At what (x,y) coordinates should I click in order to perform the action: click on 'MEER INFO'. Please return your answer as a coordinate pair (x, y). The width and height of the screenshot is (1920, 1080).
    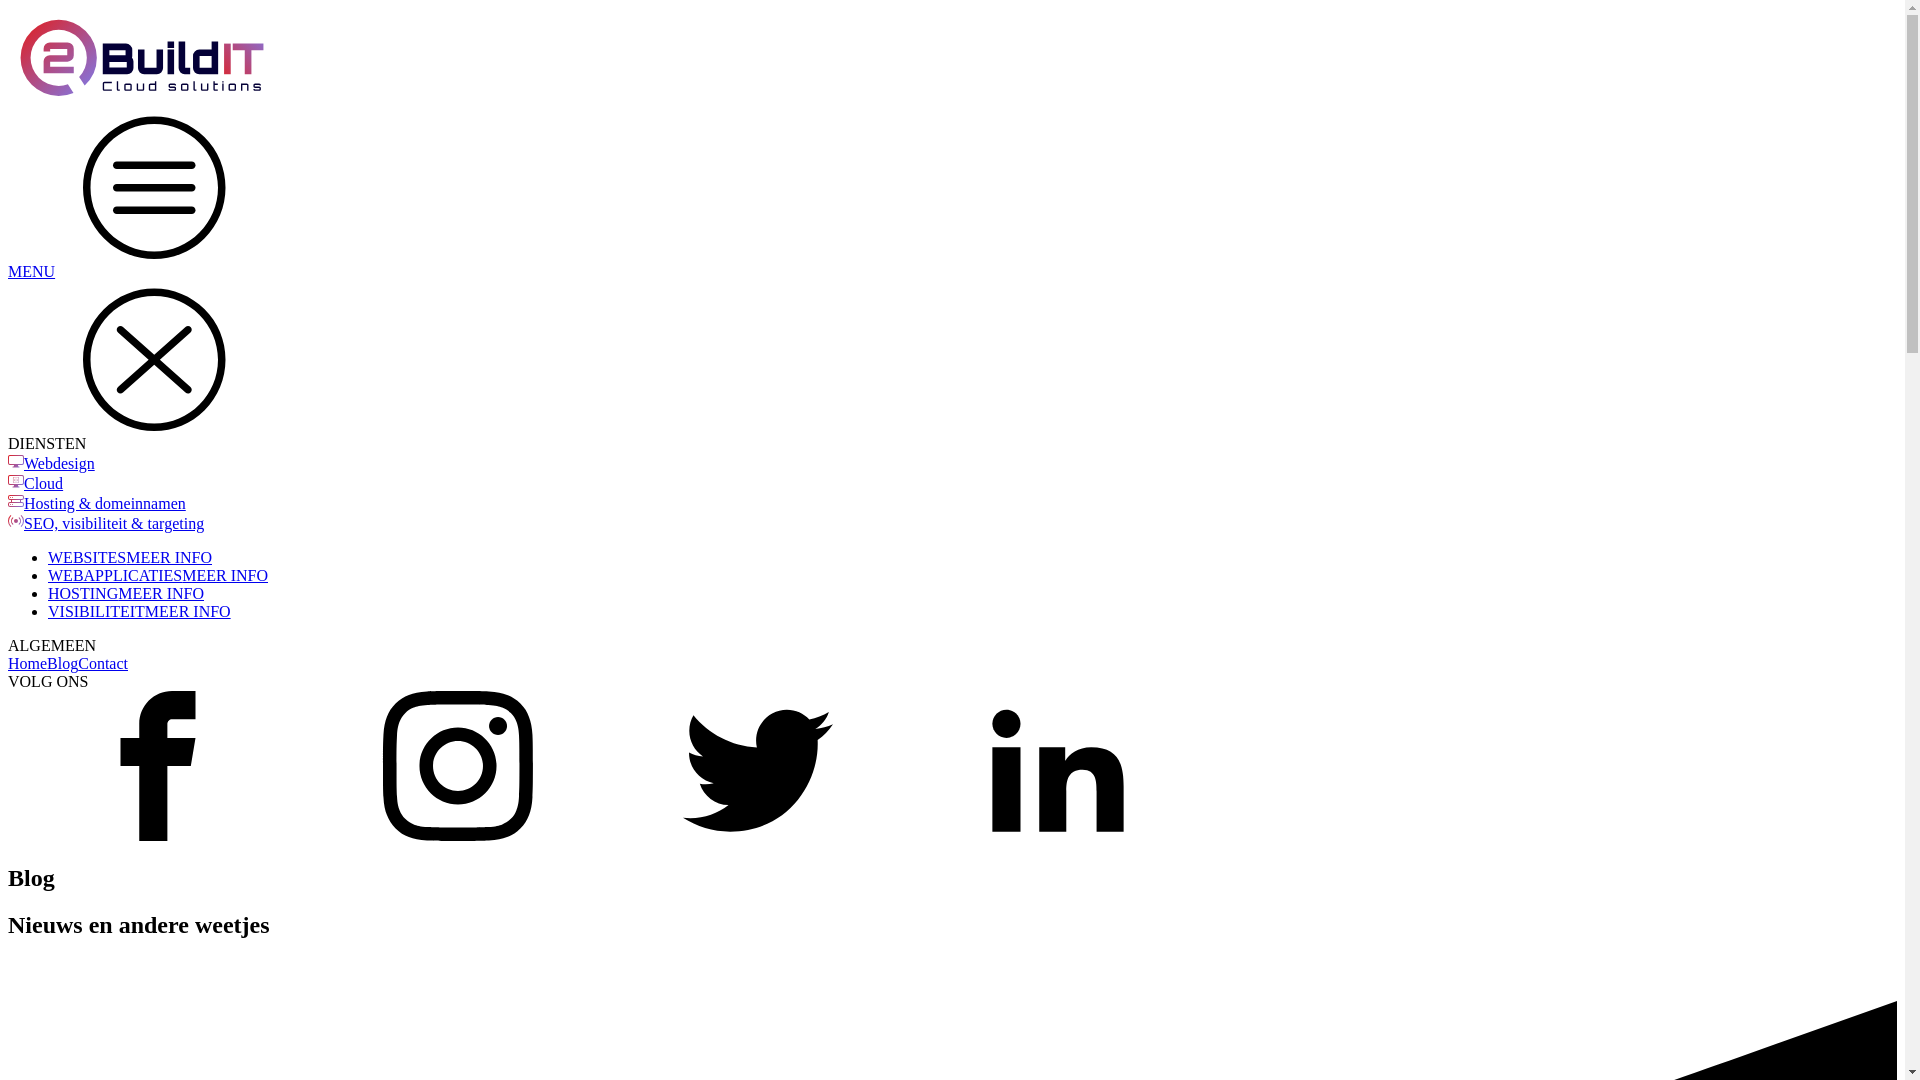
    Looking at the image, I should click on (225, 575).